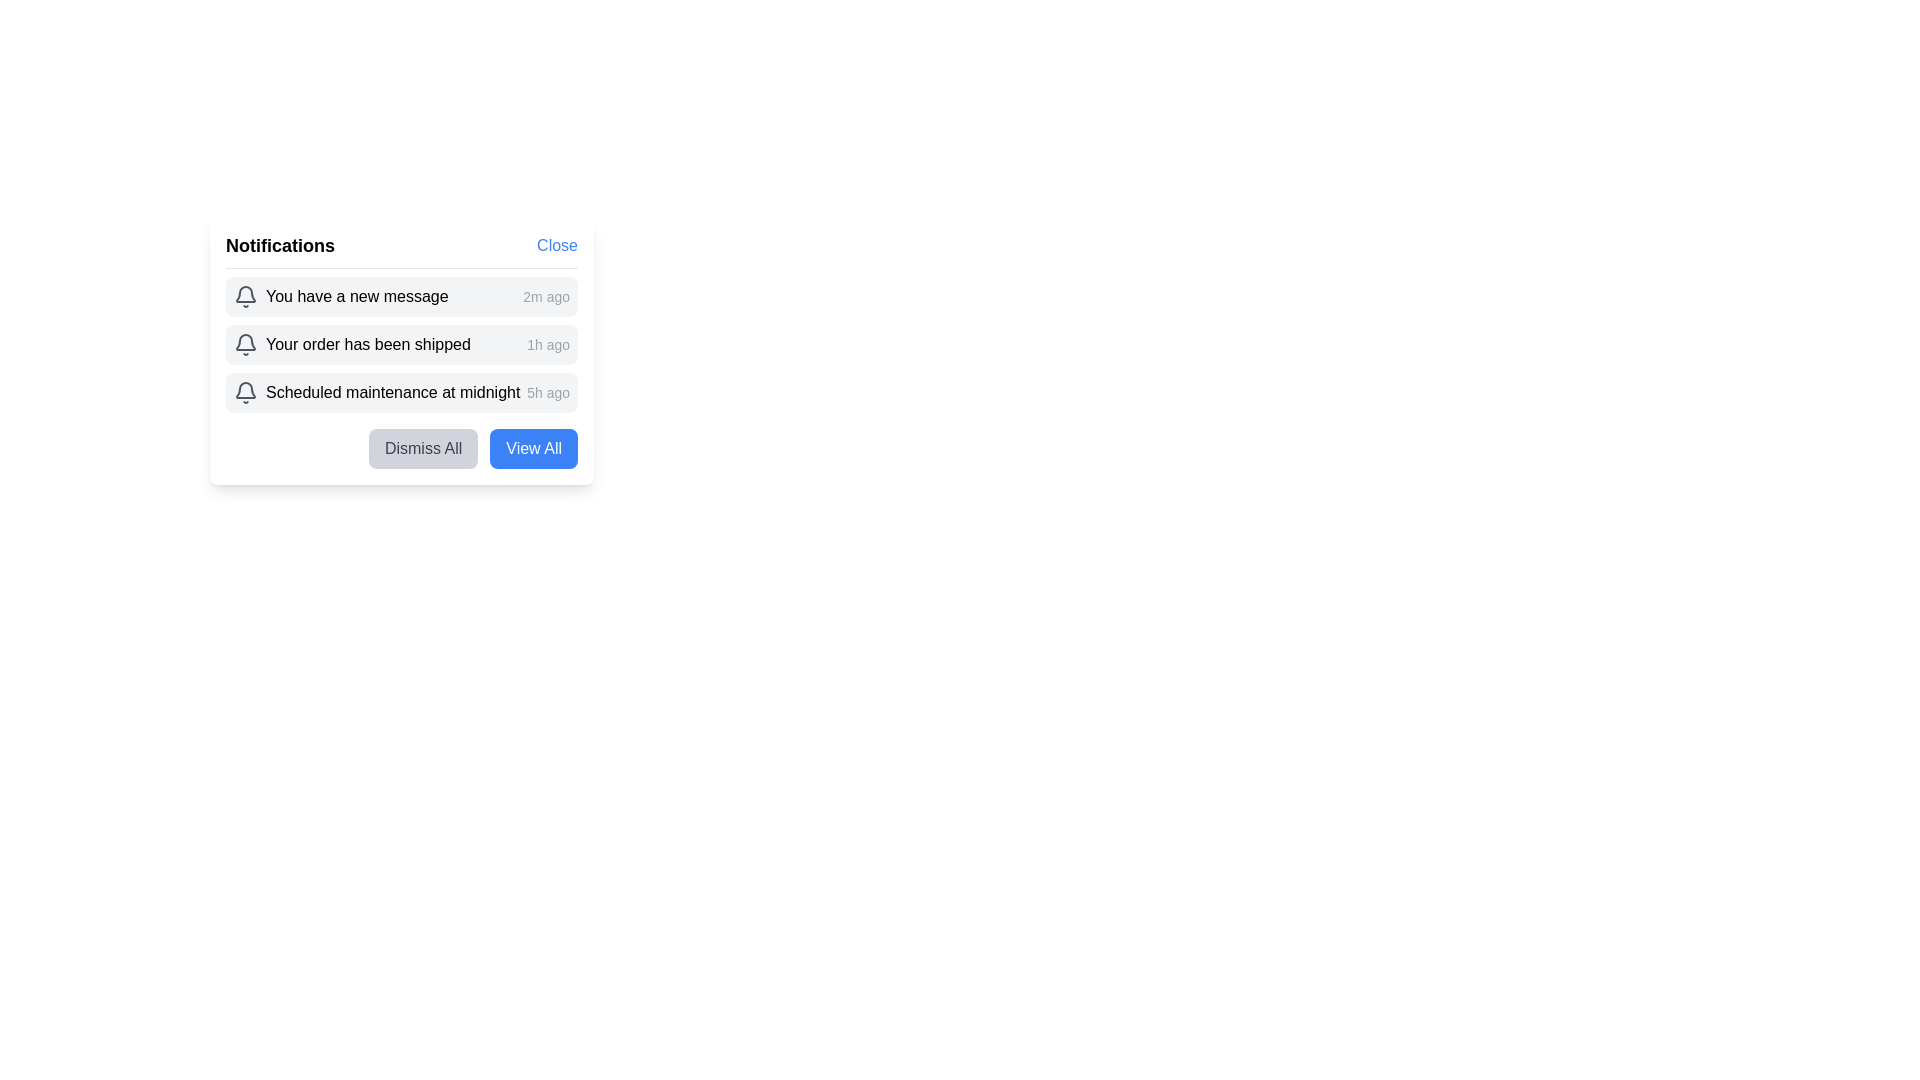 The image size is (1920, 1080). I want to click on the notification list item associated with the bell-shaped SVG icon that has a gray outline, located in the upper-left corner of the notifications panel as the third item in the list, so click(244, 390).